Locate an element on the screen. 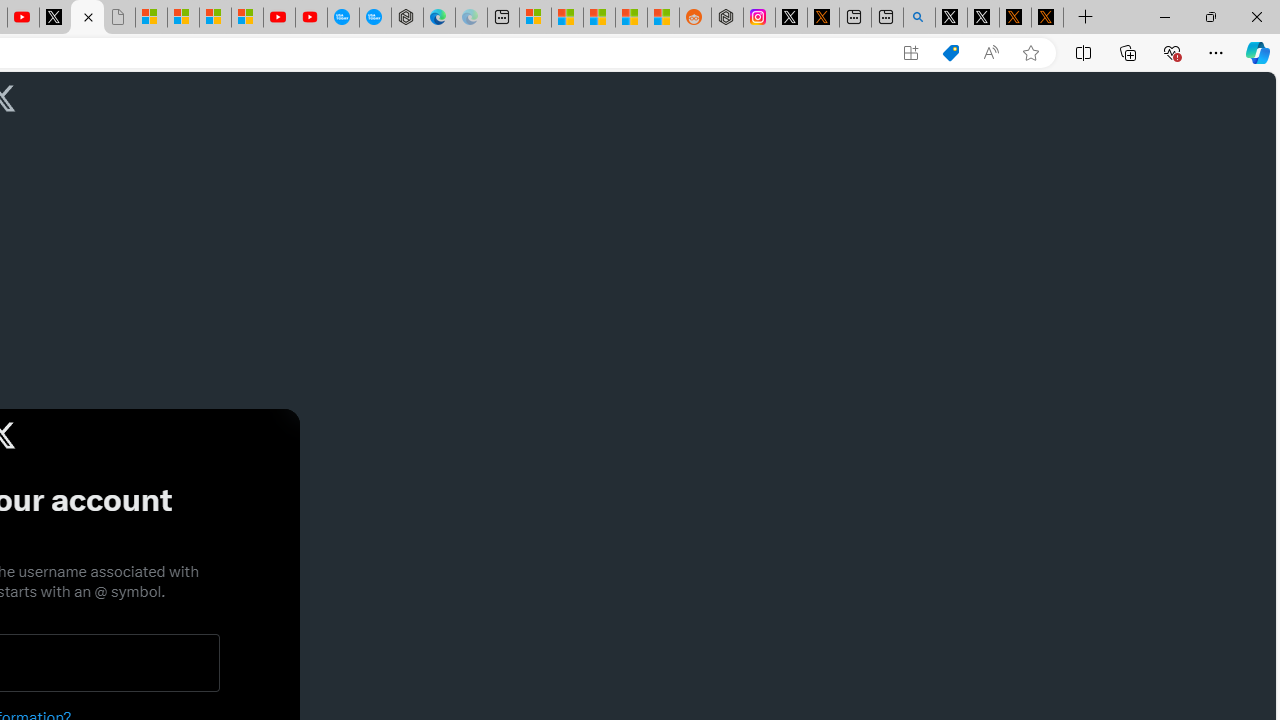 This screenshot has width=1280, height=720. 'Shanghai, China Weather trends | Microsoft Weather' is located at coordinates (663, 17).